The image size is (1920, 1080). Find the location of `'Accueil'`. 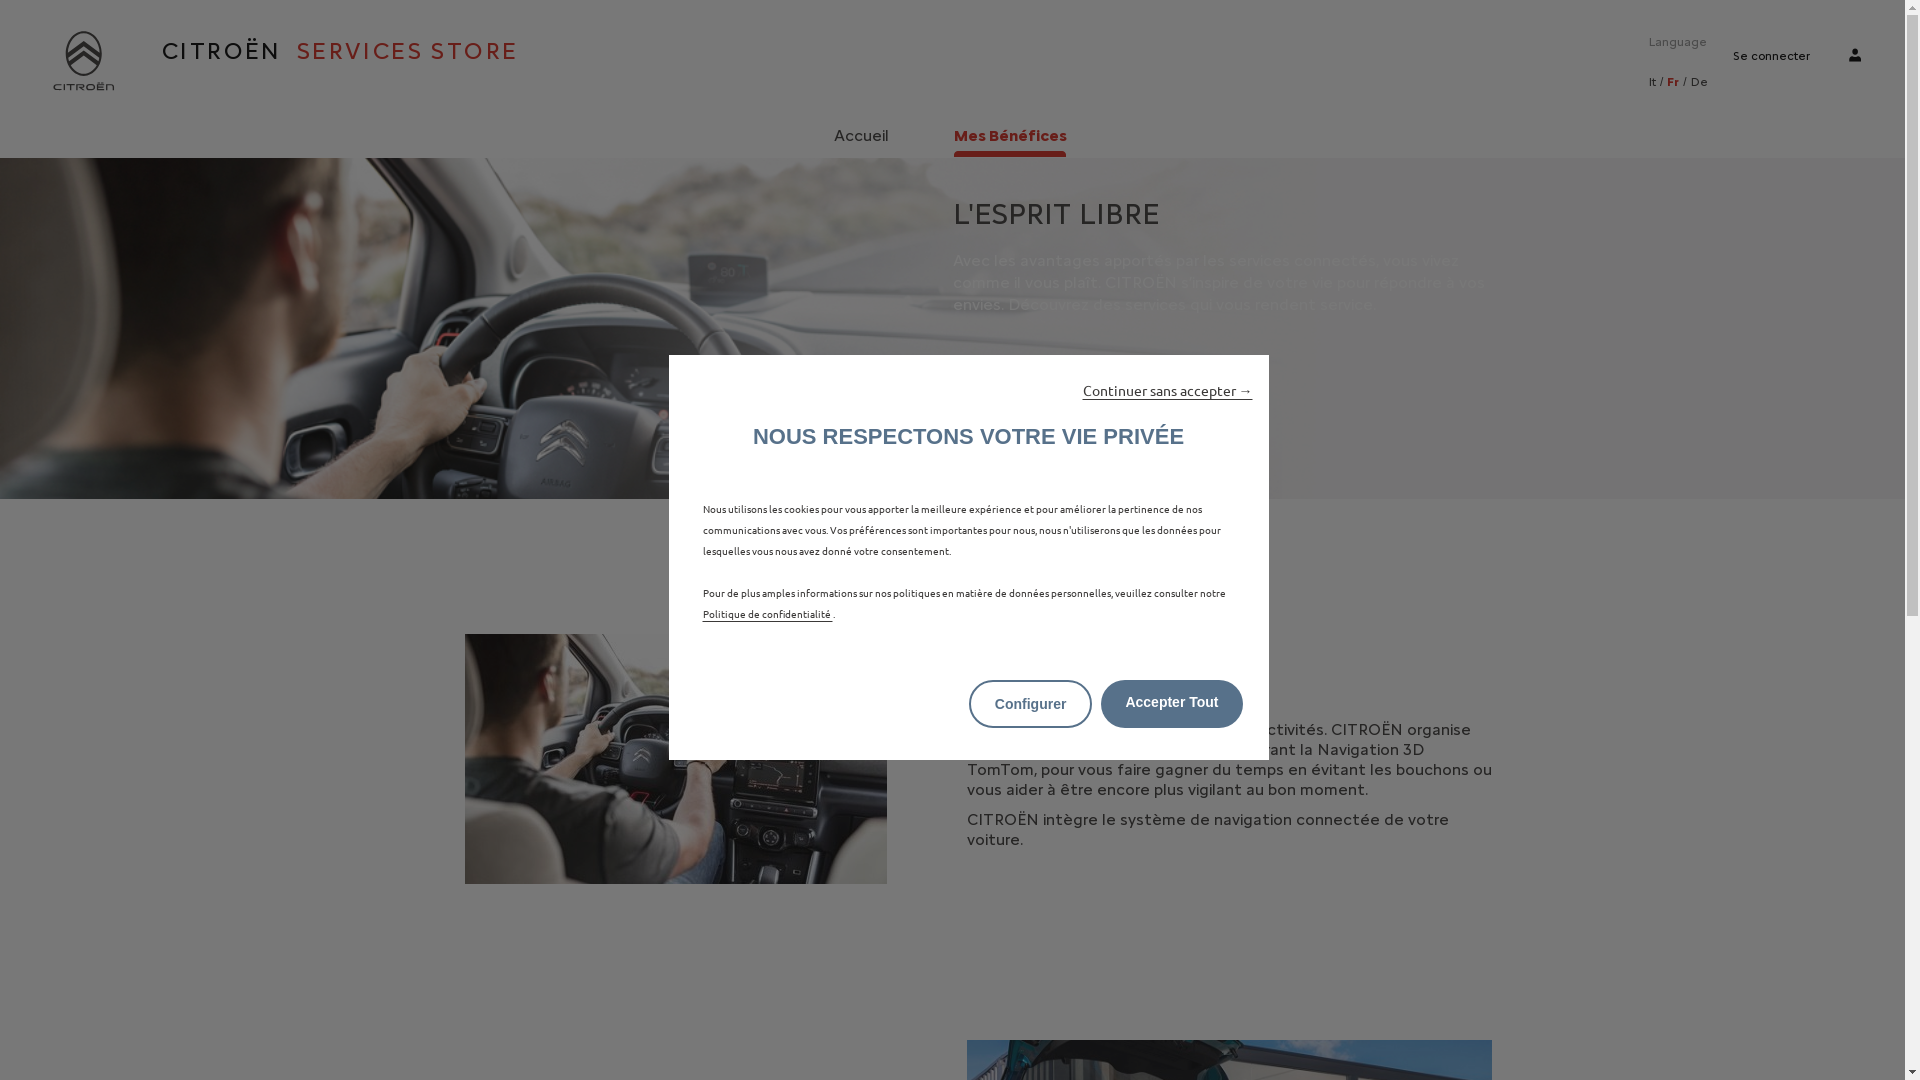

'Accueil' is located at coordinates (828, 134).